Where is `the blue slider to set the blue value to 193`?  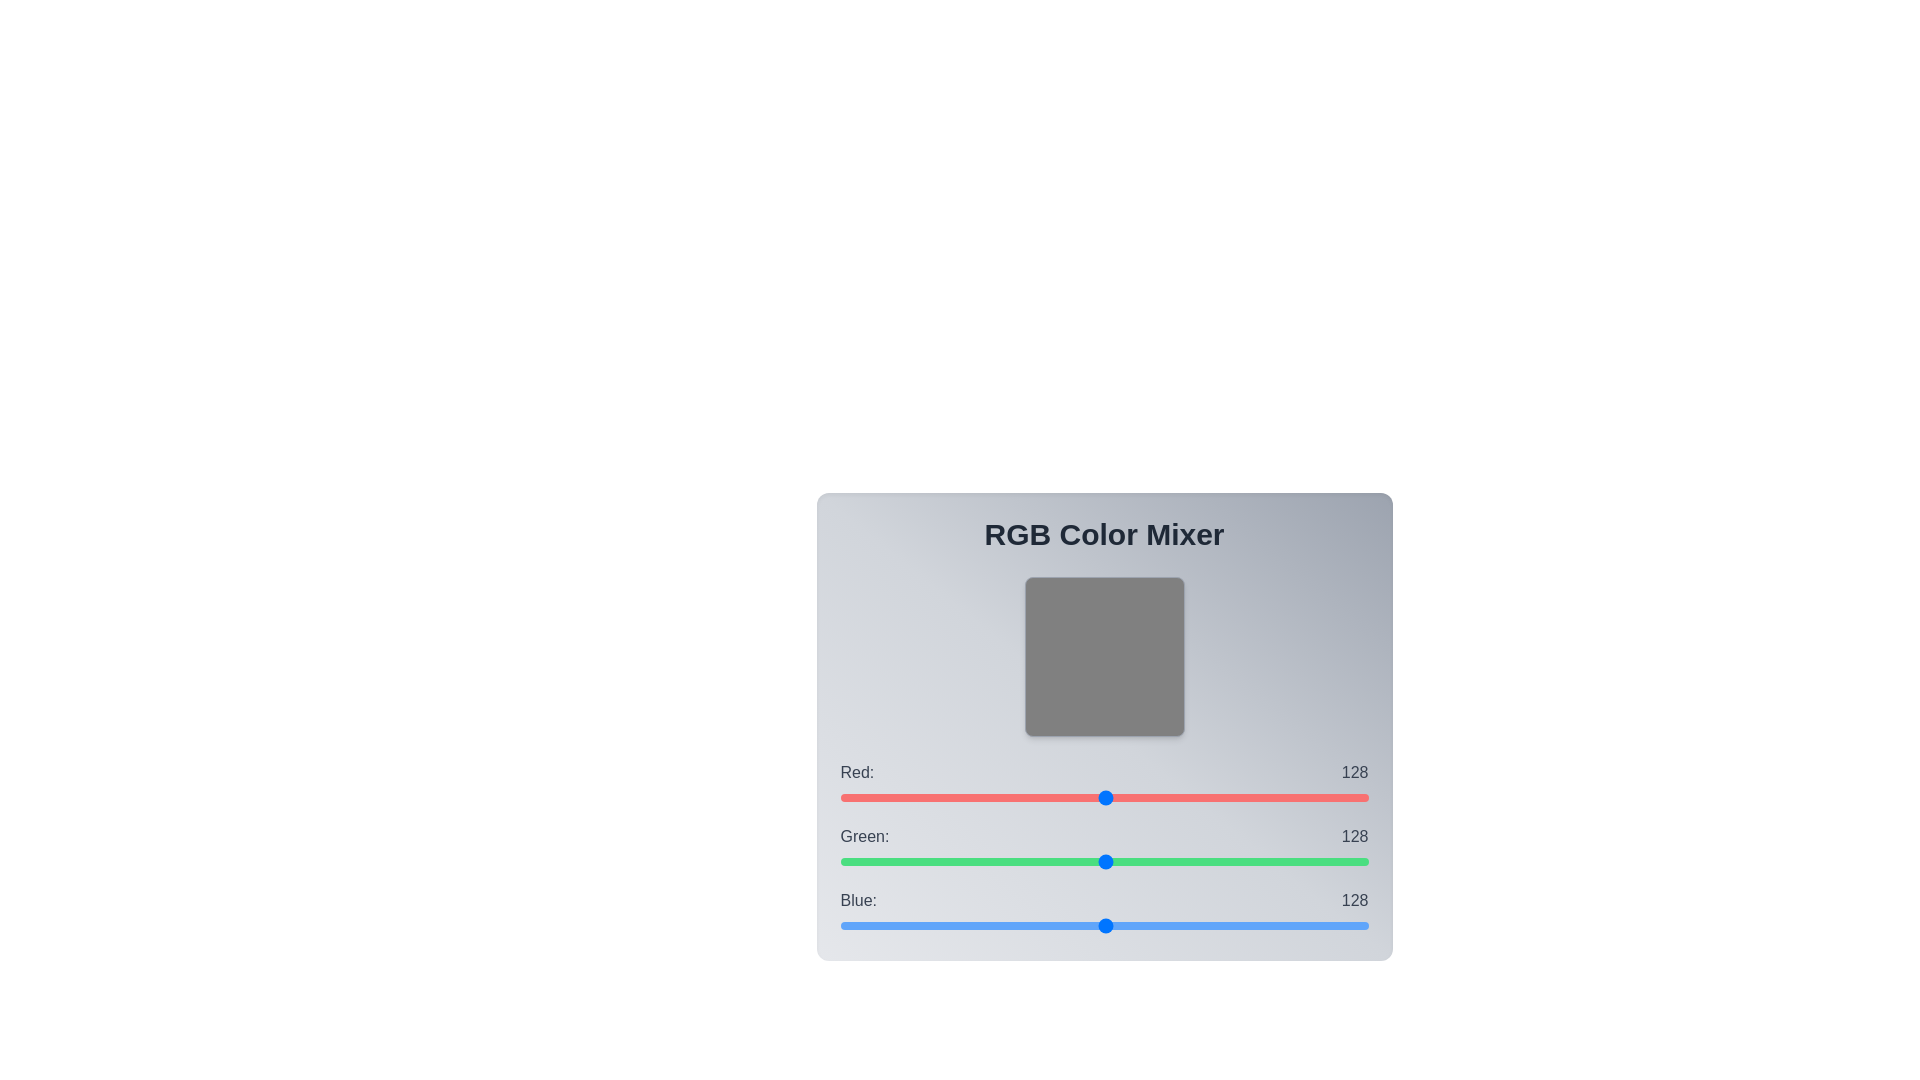 the blue slider to set the blue value to 193 is located at coordinates (1239, 925).